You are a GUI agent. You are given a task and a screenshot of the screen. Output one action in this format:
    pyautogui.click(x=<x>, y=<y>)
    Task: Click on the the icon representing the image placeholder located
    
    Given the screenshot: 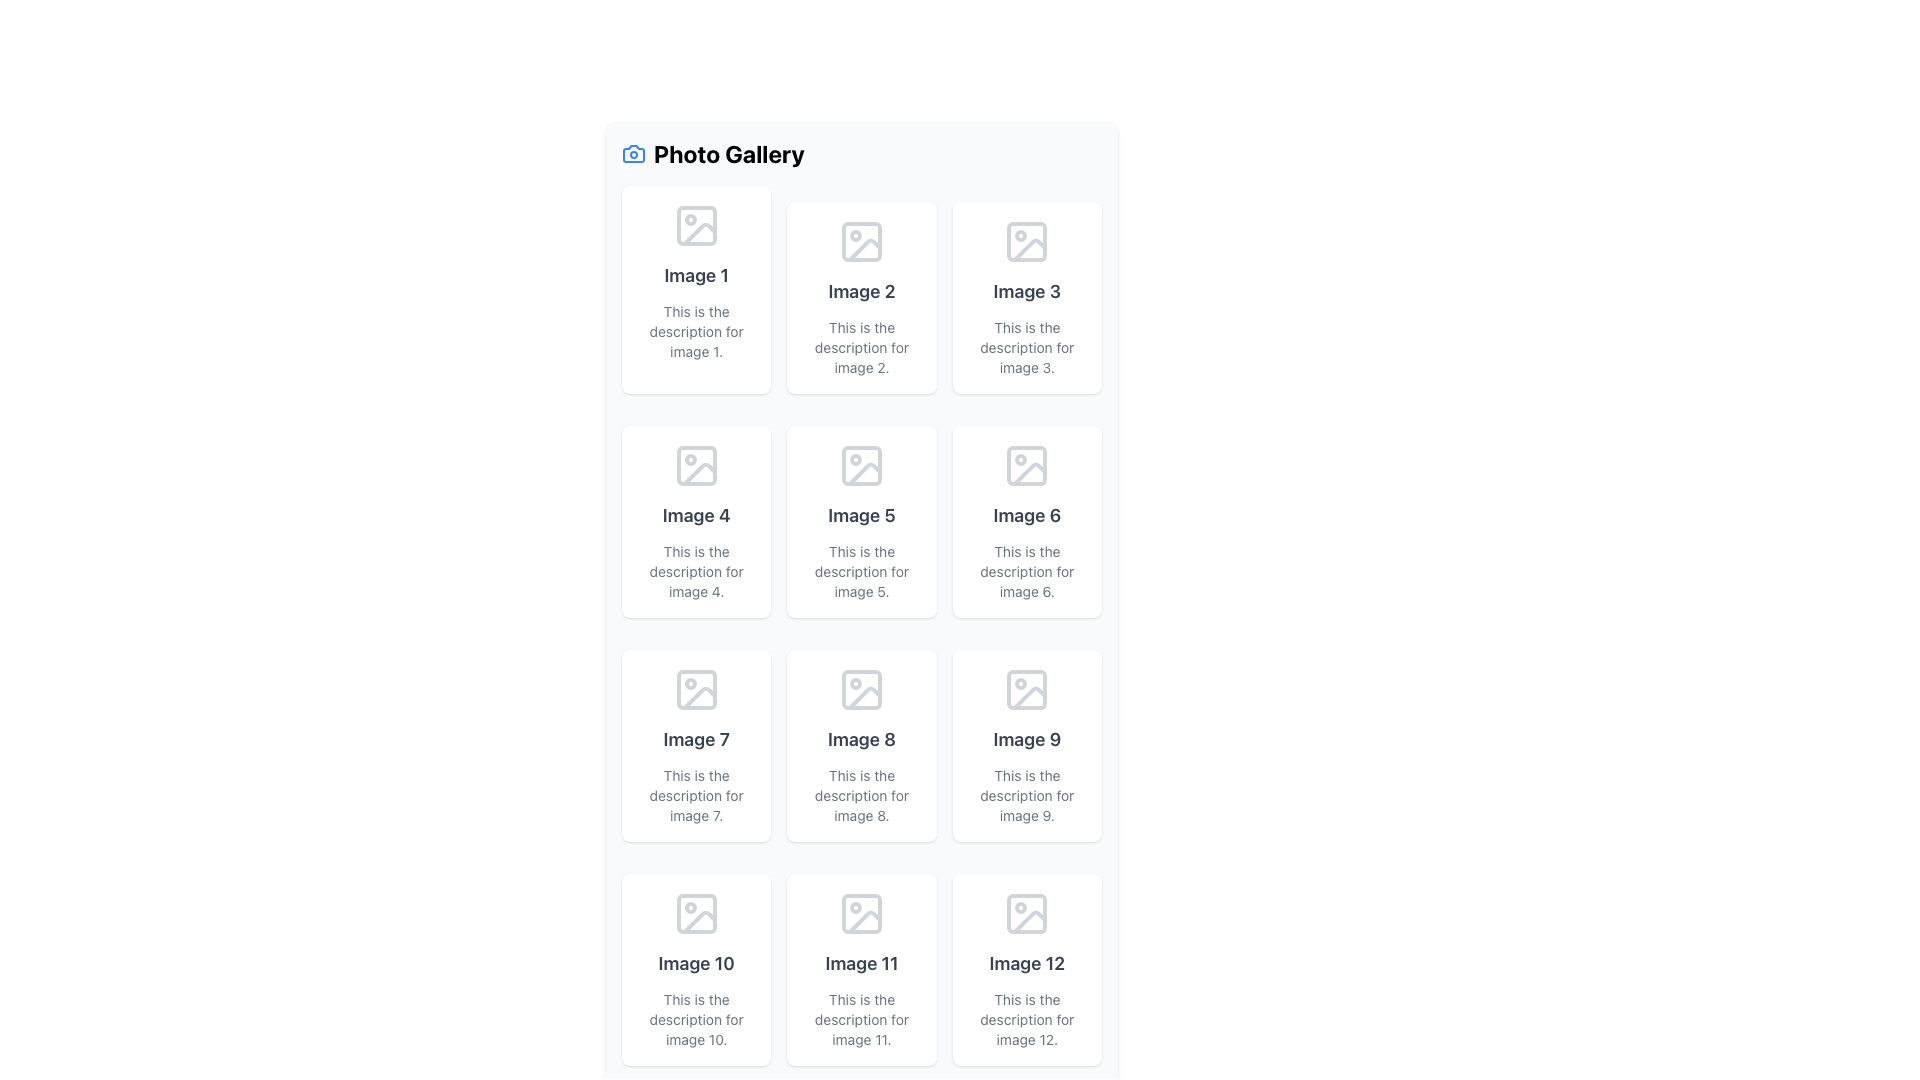 What is the action you would take?
    pyautogui.click(x=1027, y=689)
    